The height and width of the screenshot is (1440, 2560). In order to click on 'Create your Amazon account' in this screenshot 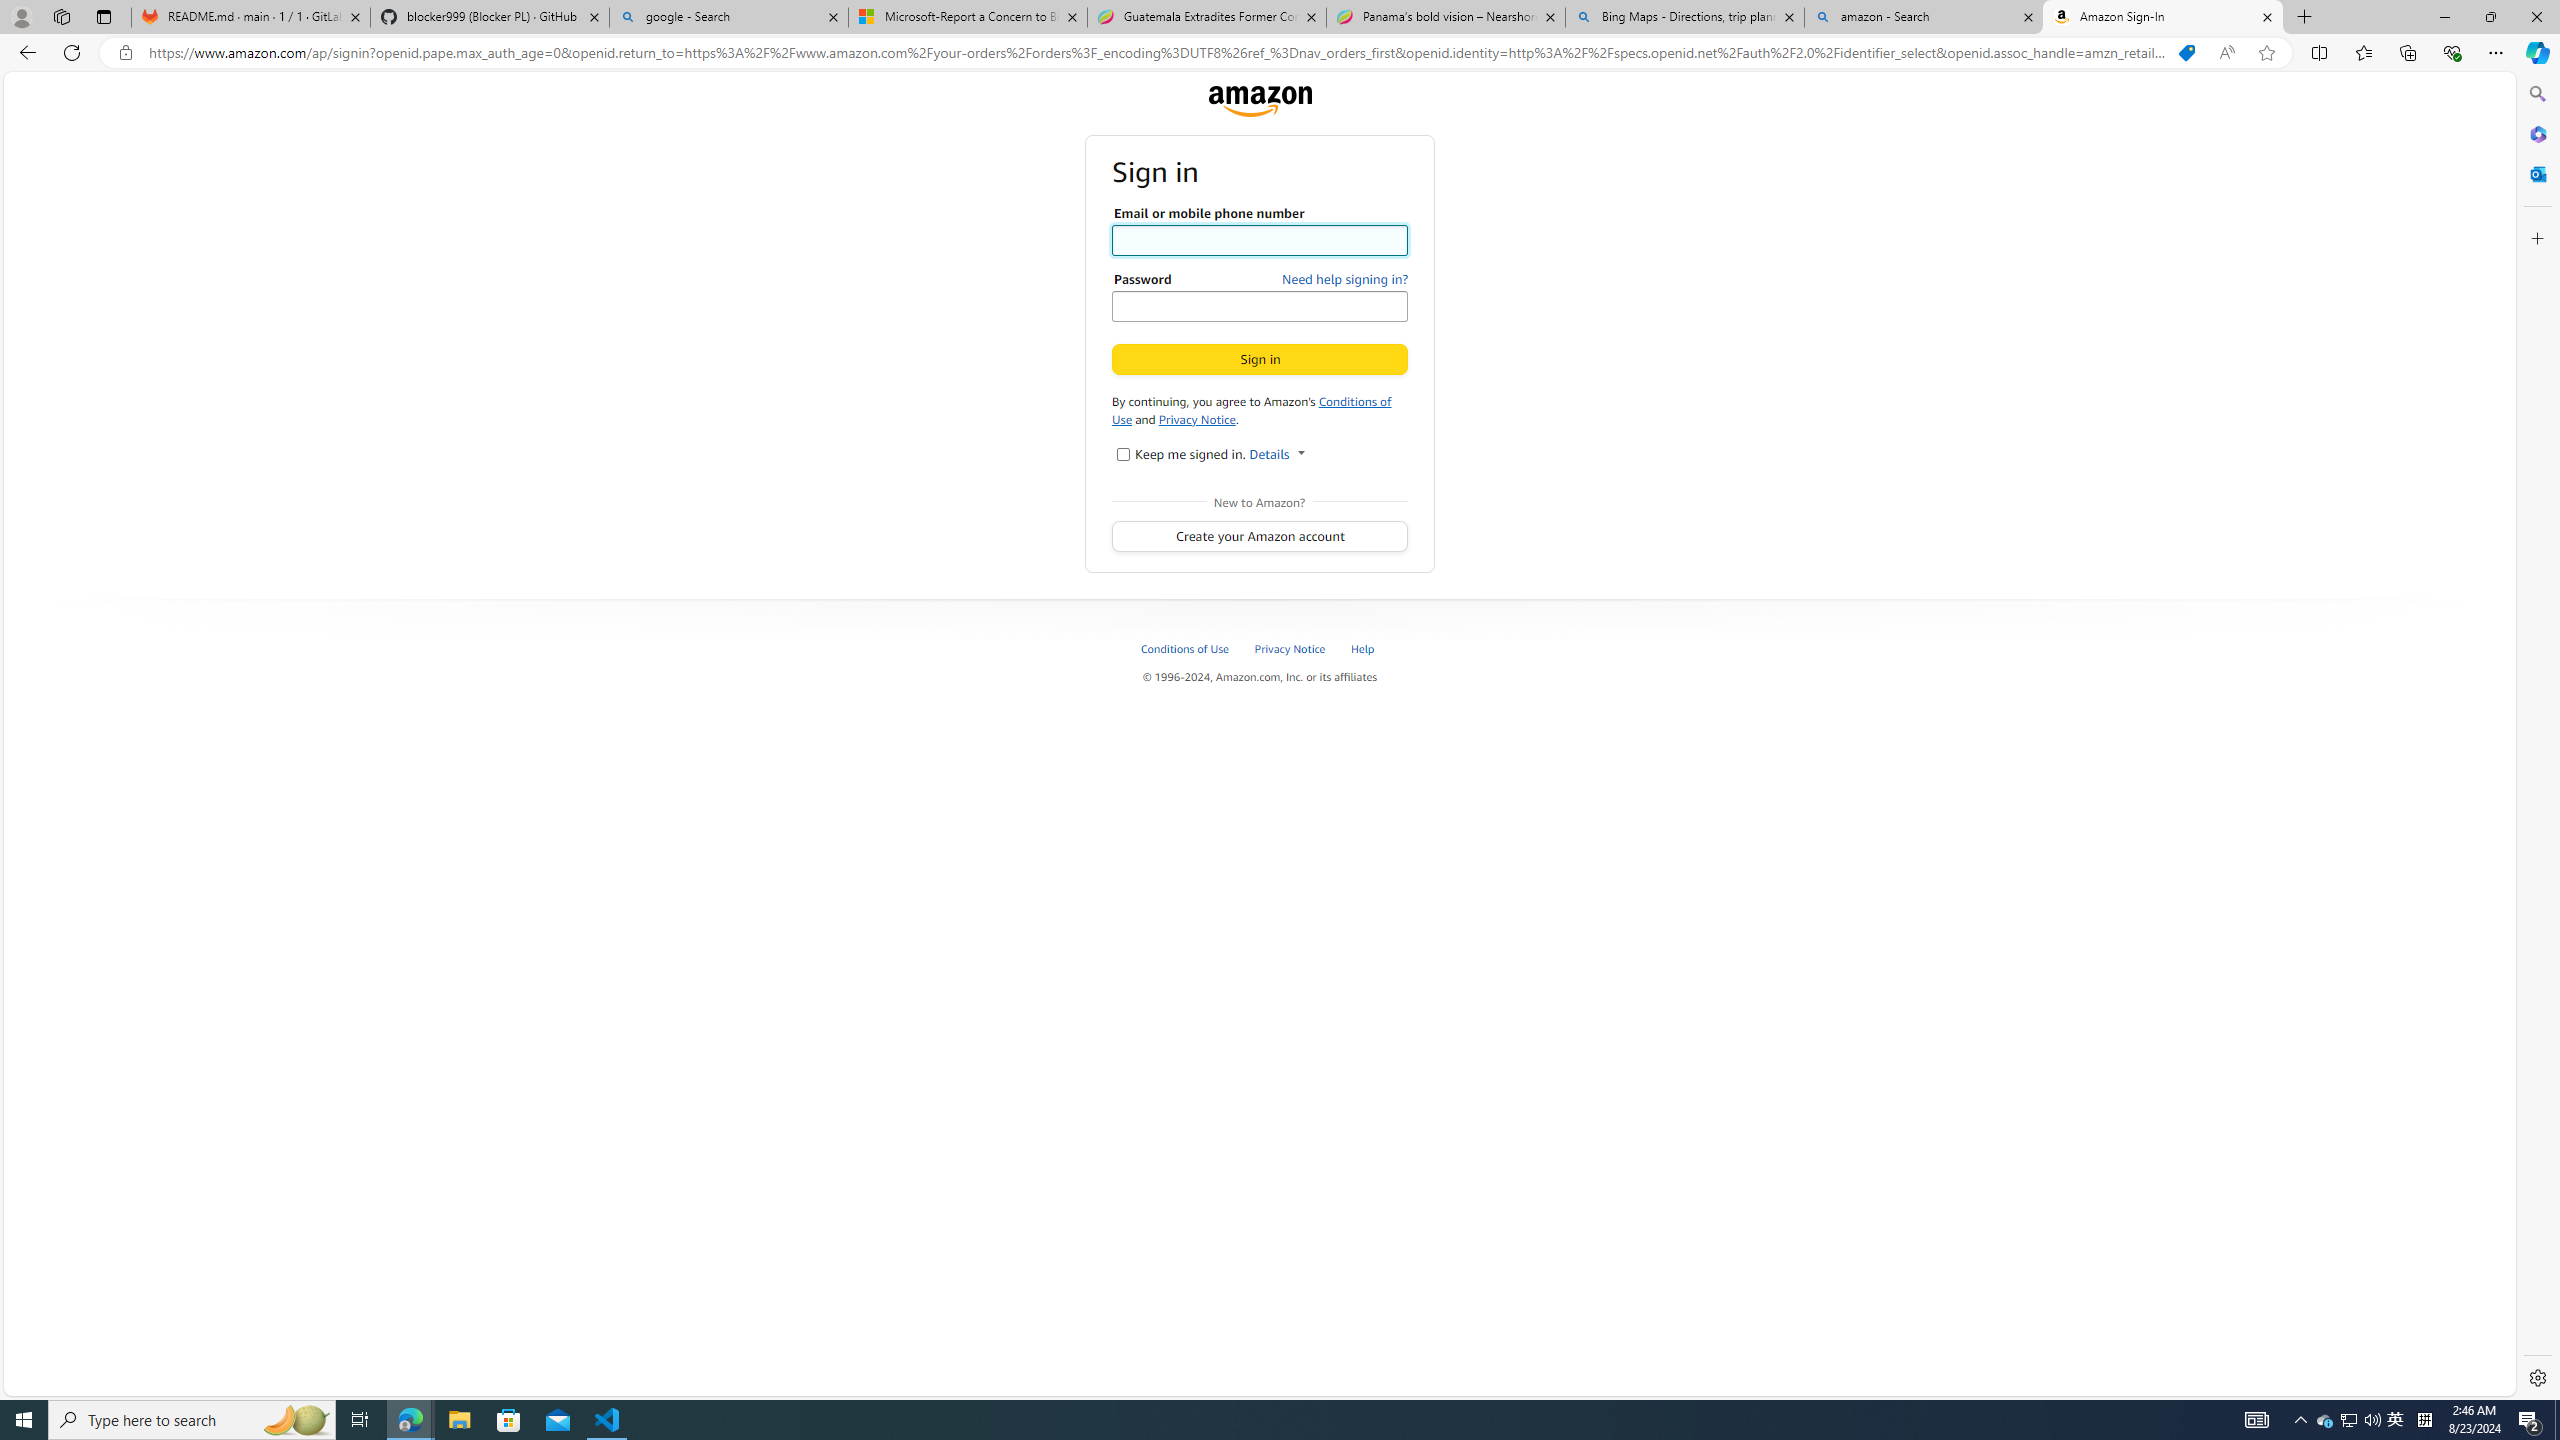, I will do `click(1259, 536)`.